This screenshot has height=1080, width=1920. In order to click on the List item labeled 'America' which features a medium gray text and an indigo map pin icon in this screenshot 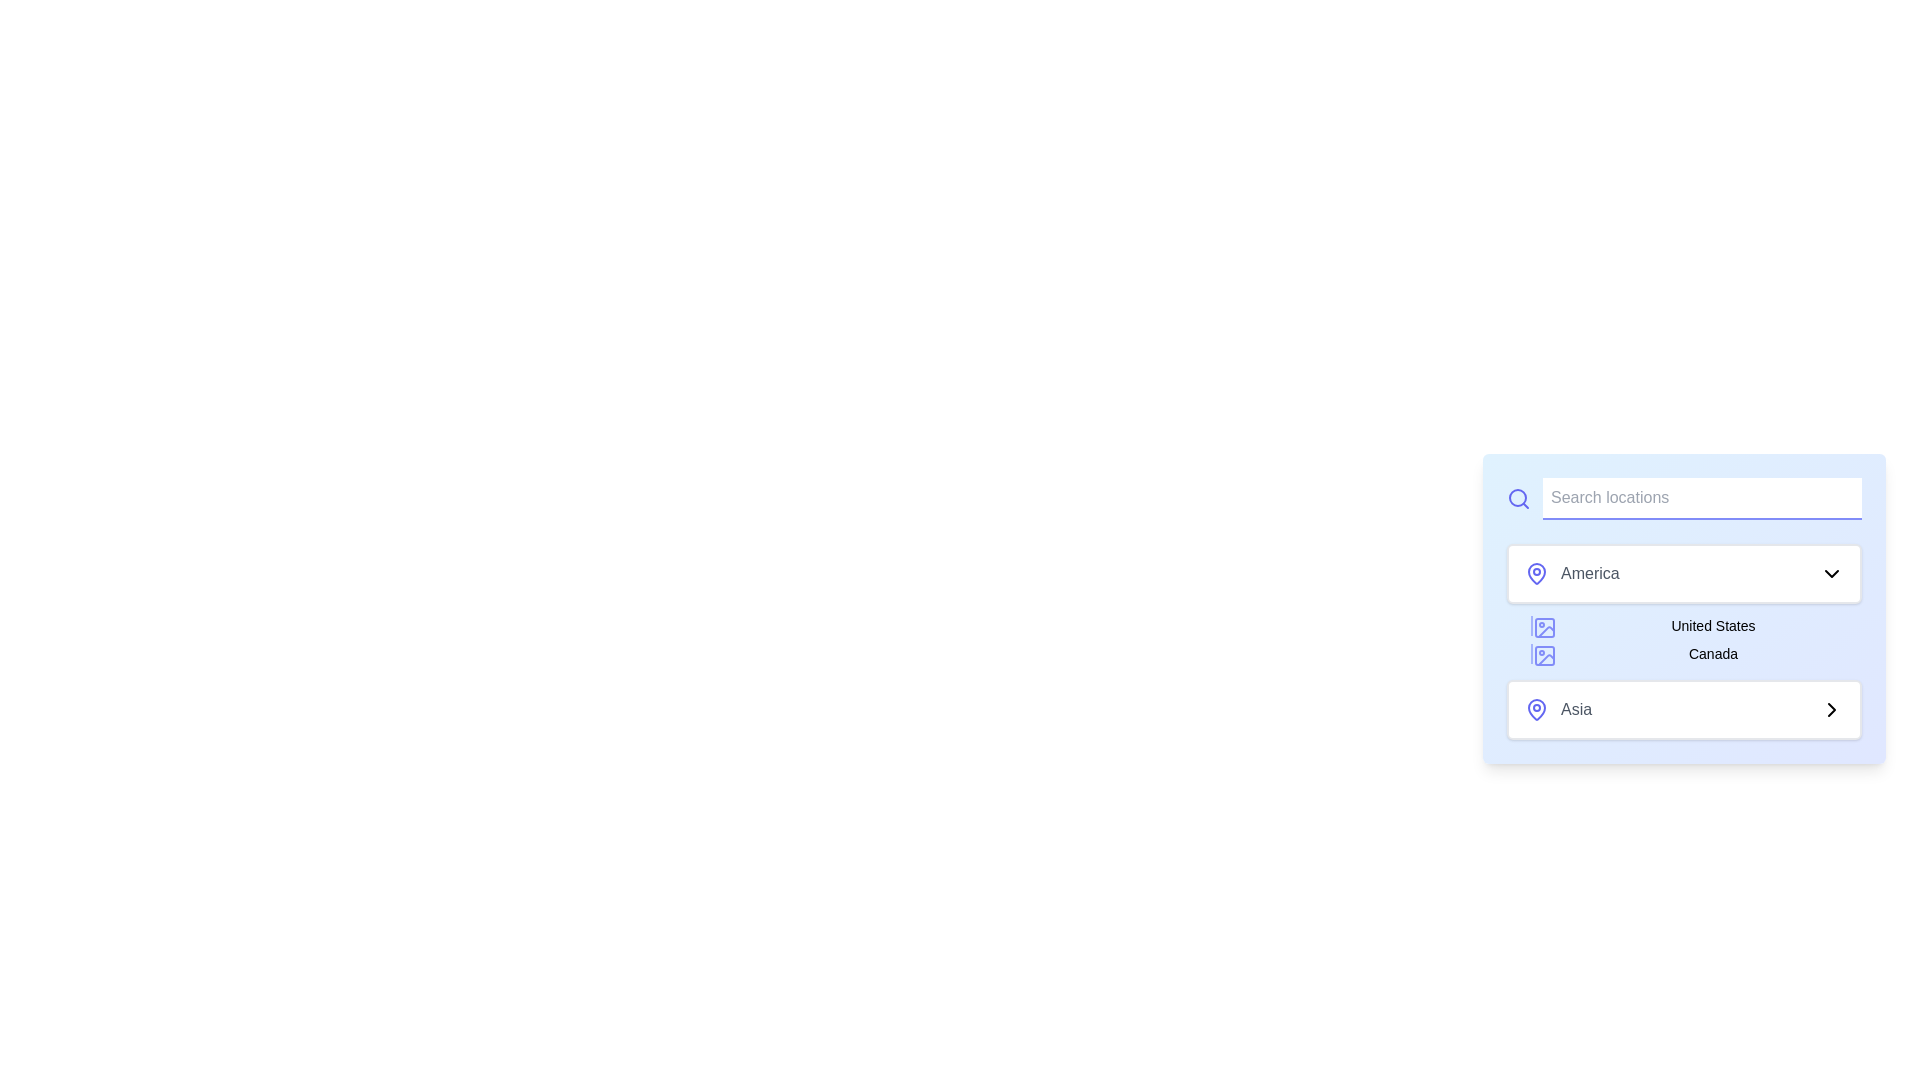, I will do `click(1571, 574)`.